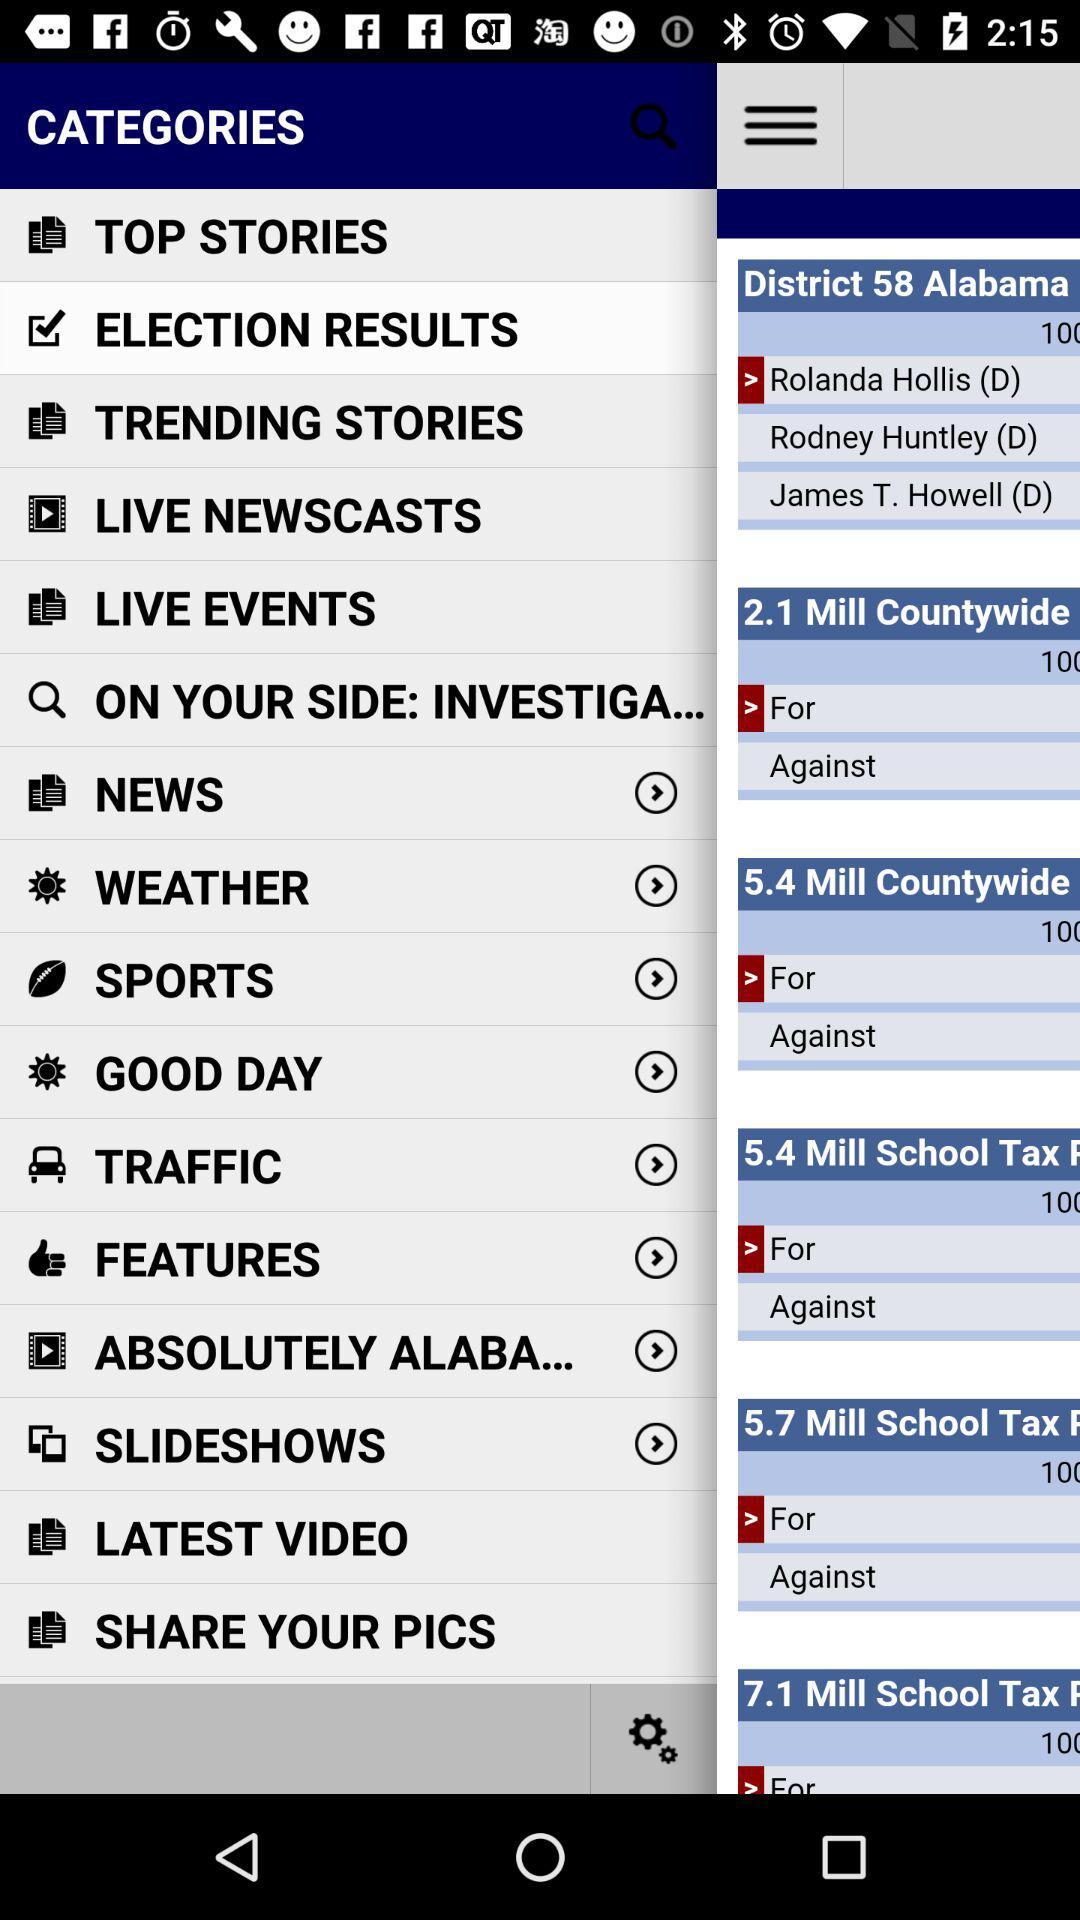 Image resolution: width=1080 pixels, height=1920 pixels. I want to click on the menu icon, so click(778, 124).